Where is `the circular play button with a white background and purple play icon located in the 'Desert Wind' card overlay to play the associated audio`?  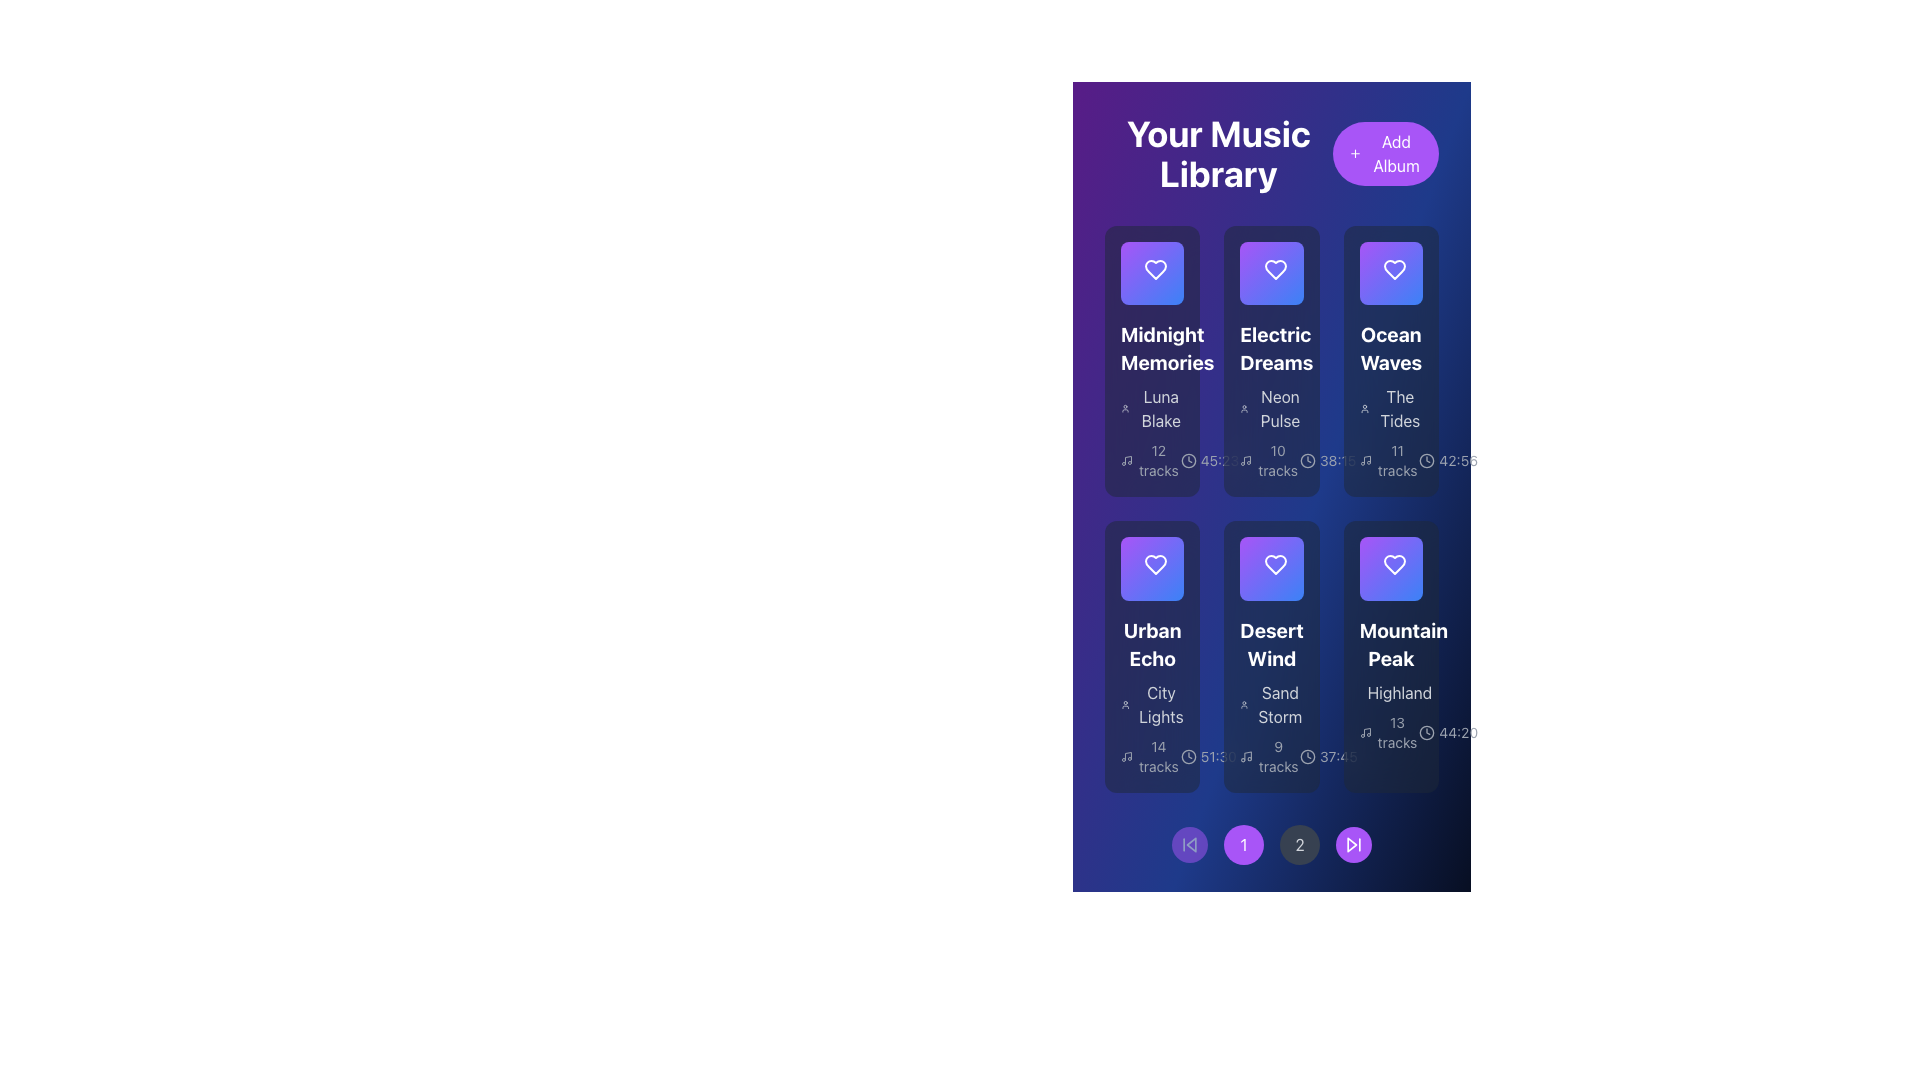 the circular play button with a white background and purple play icon located in the 'Desert Wind' card overlay to play the associated audio is located at coordinates (1271, 569).